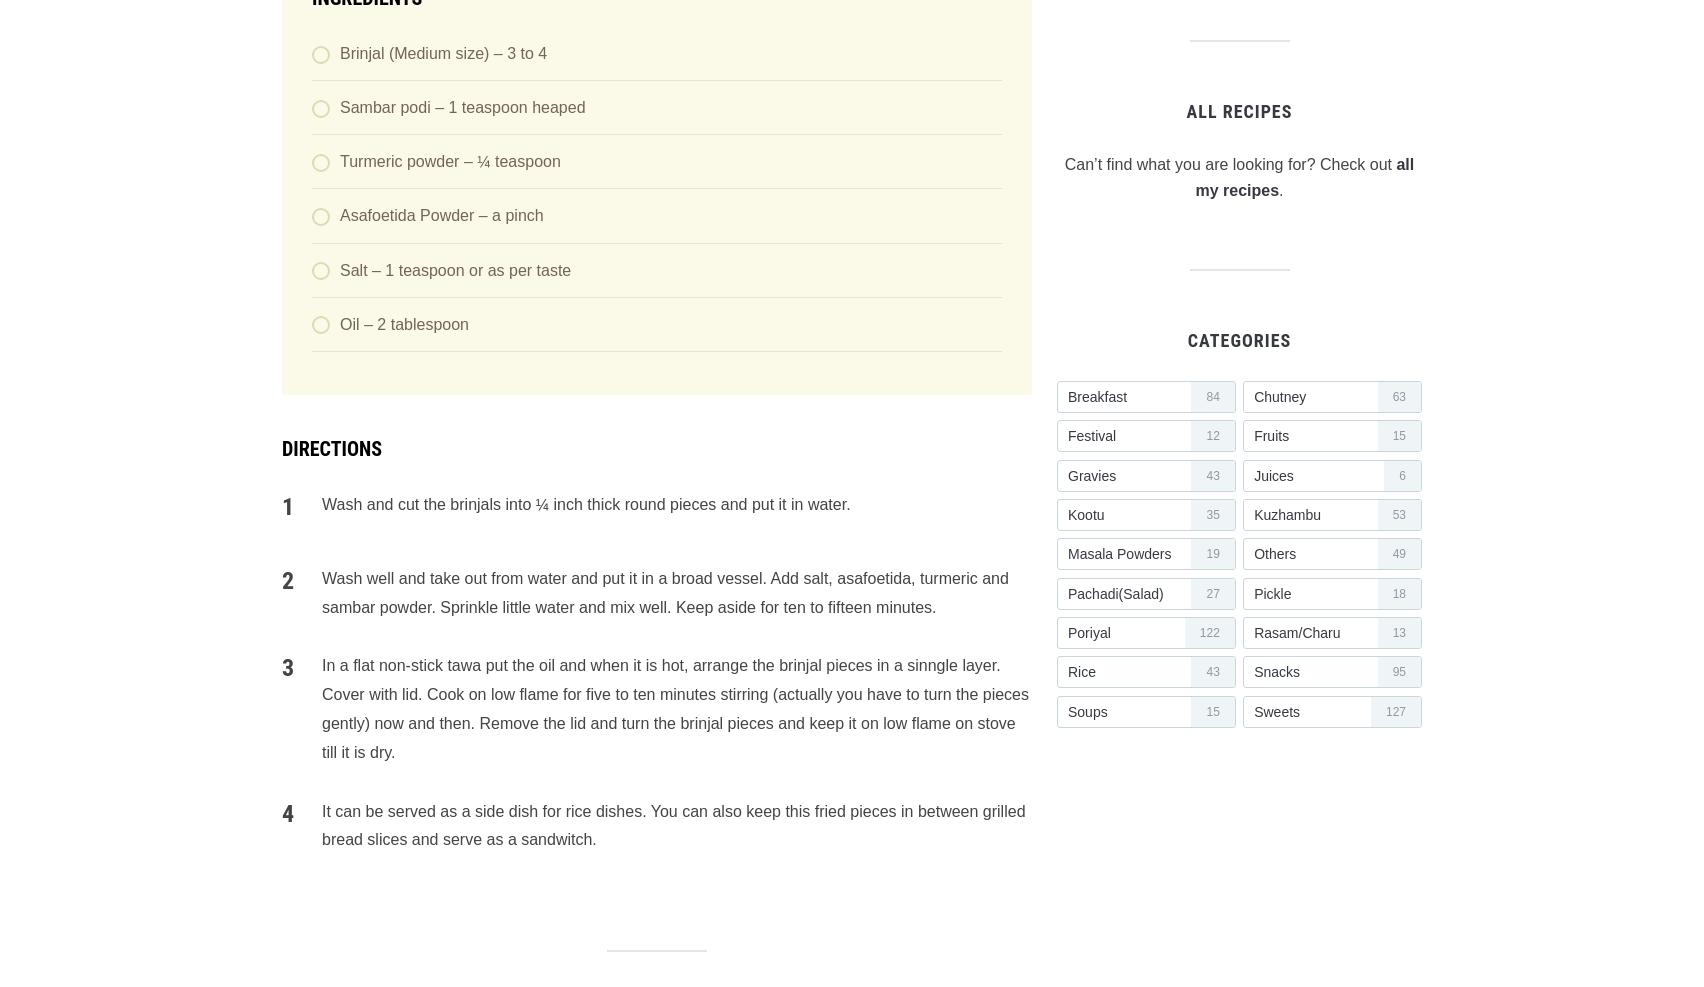 The image size is (1704, 987). Describe the element at coordinates (281, 466) in the screenshot. I see `'Email Address'` at that location.